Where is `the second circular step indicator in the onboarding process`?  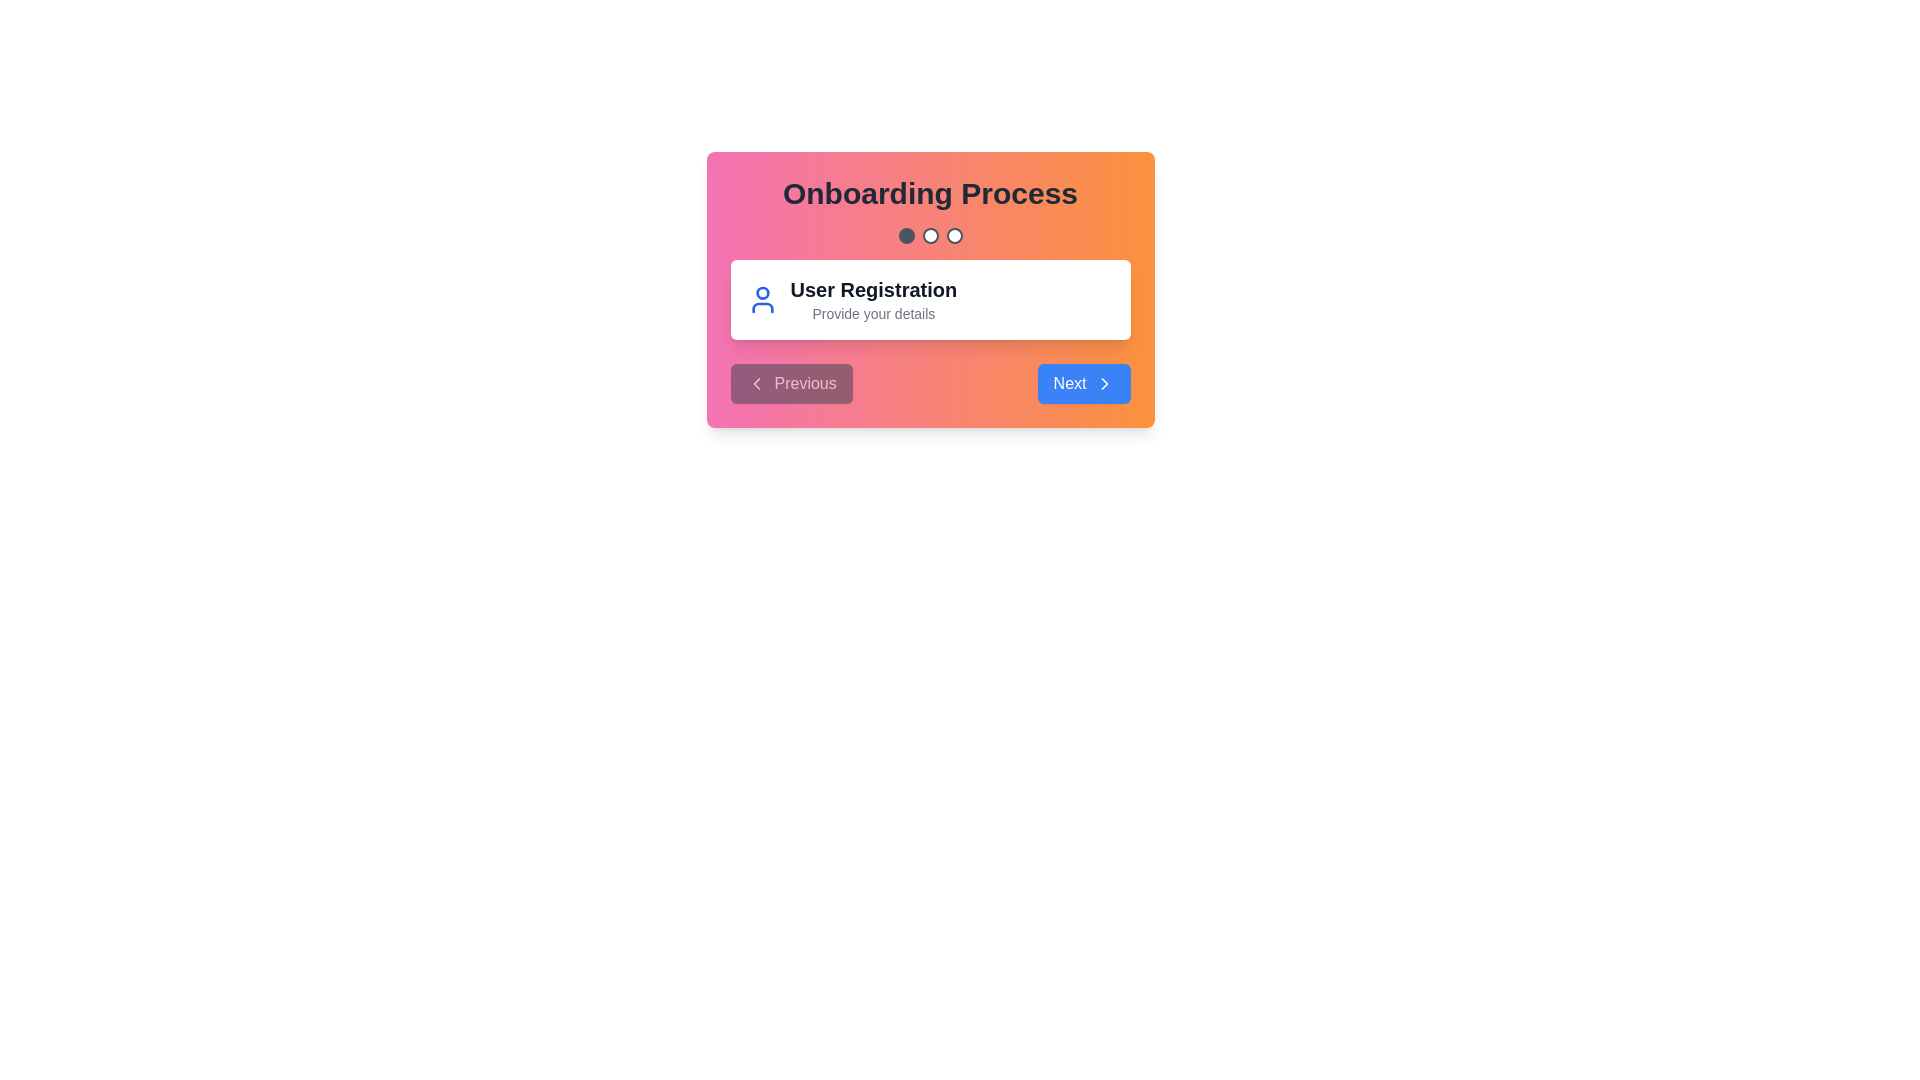 the second circular step indicator in the onboarding process is located at coordinates (929, 234).